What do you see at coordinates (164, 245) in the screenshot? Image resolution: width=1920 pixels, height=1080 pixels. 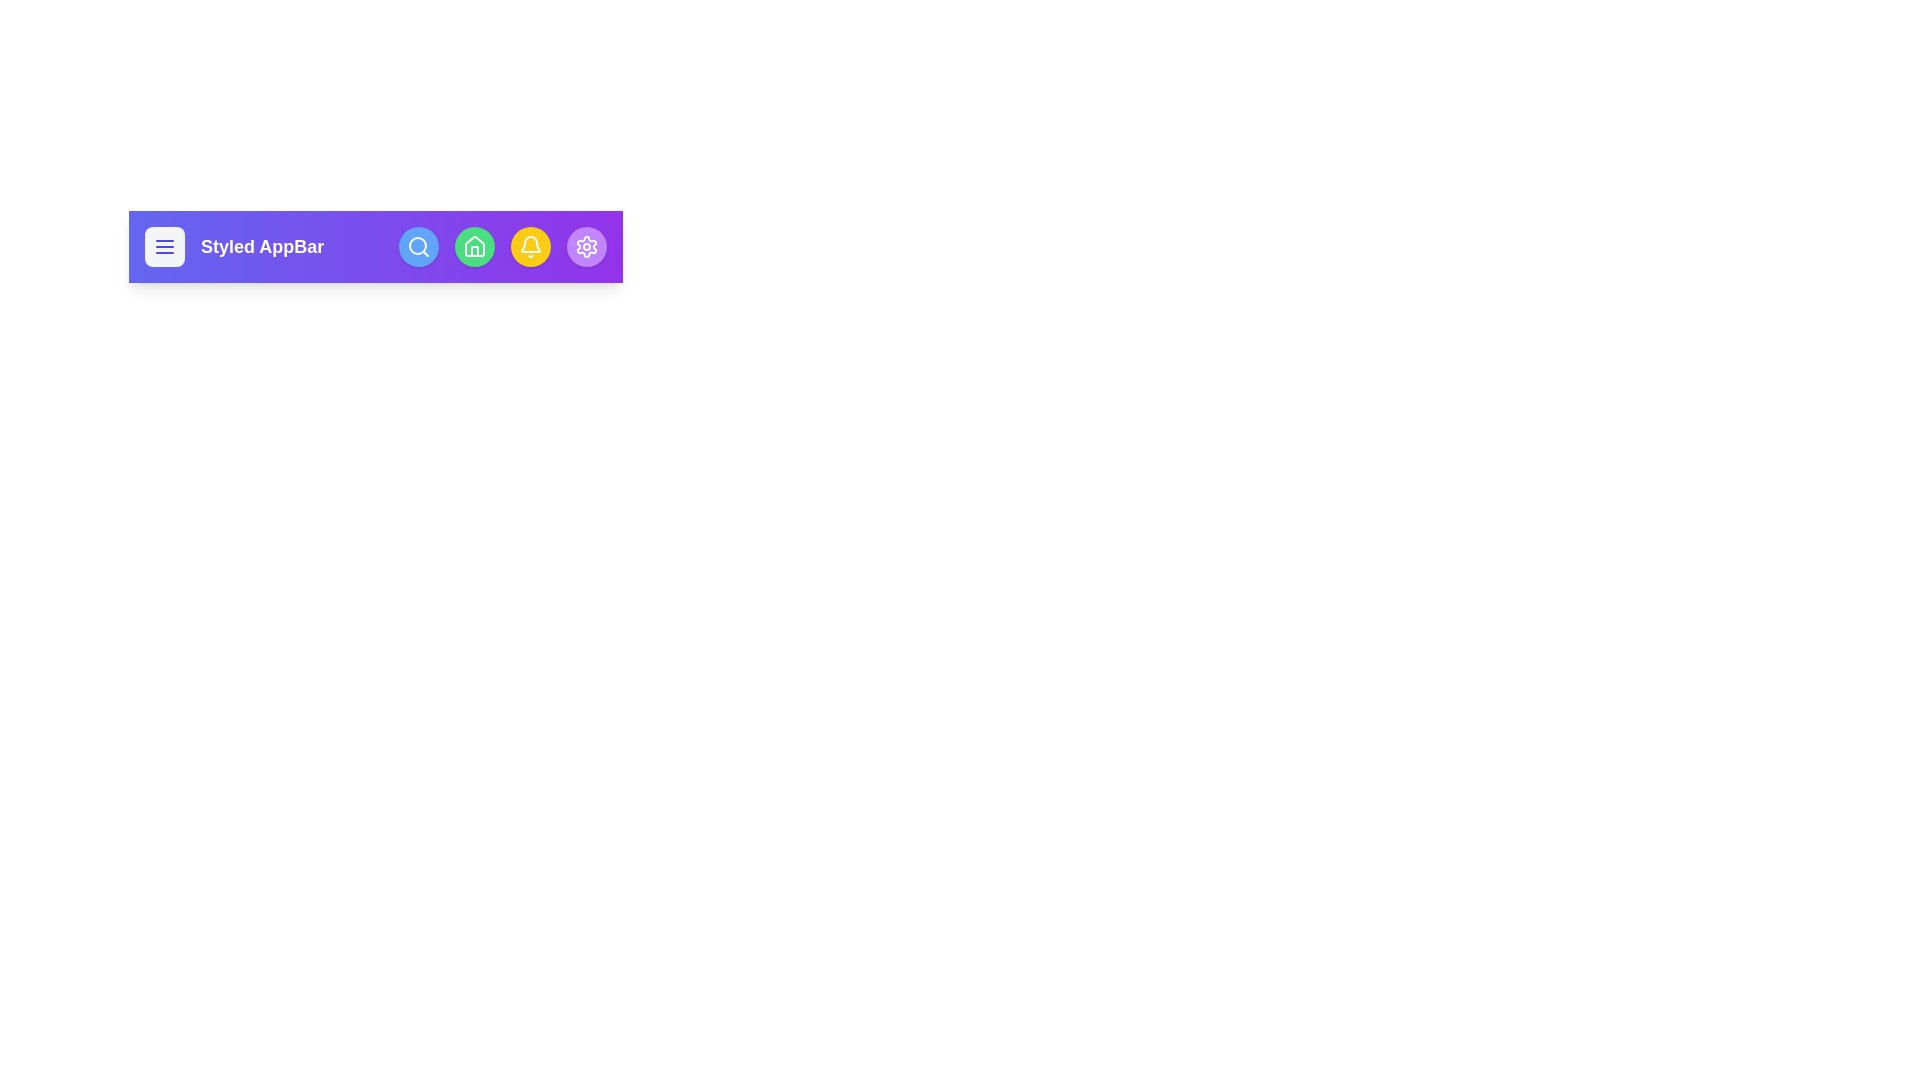 I see `the icon menu to observe its hover effect` at bounding box center [164, 245].